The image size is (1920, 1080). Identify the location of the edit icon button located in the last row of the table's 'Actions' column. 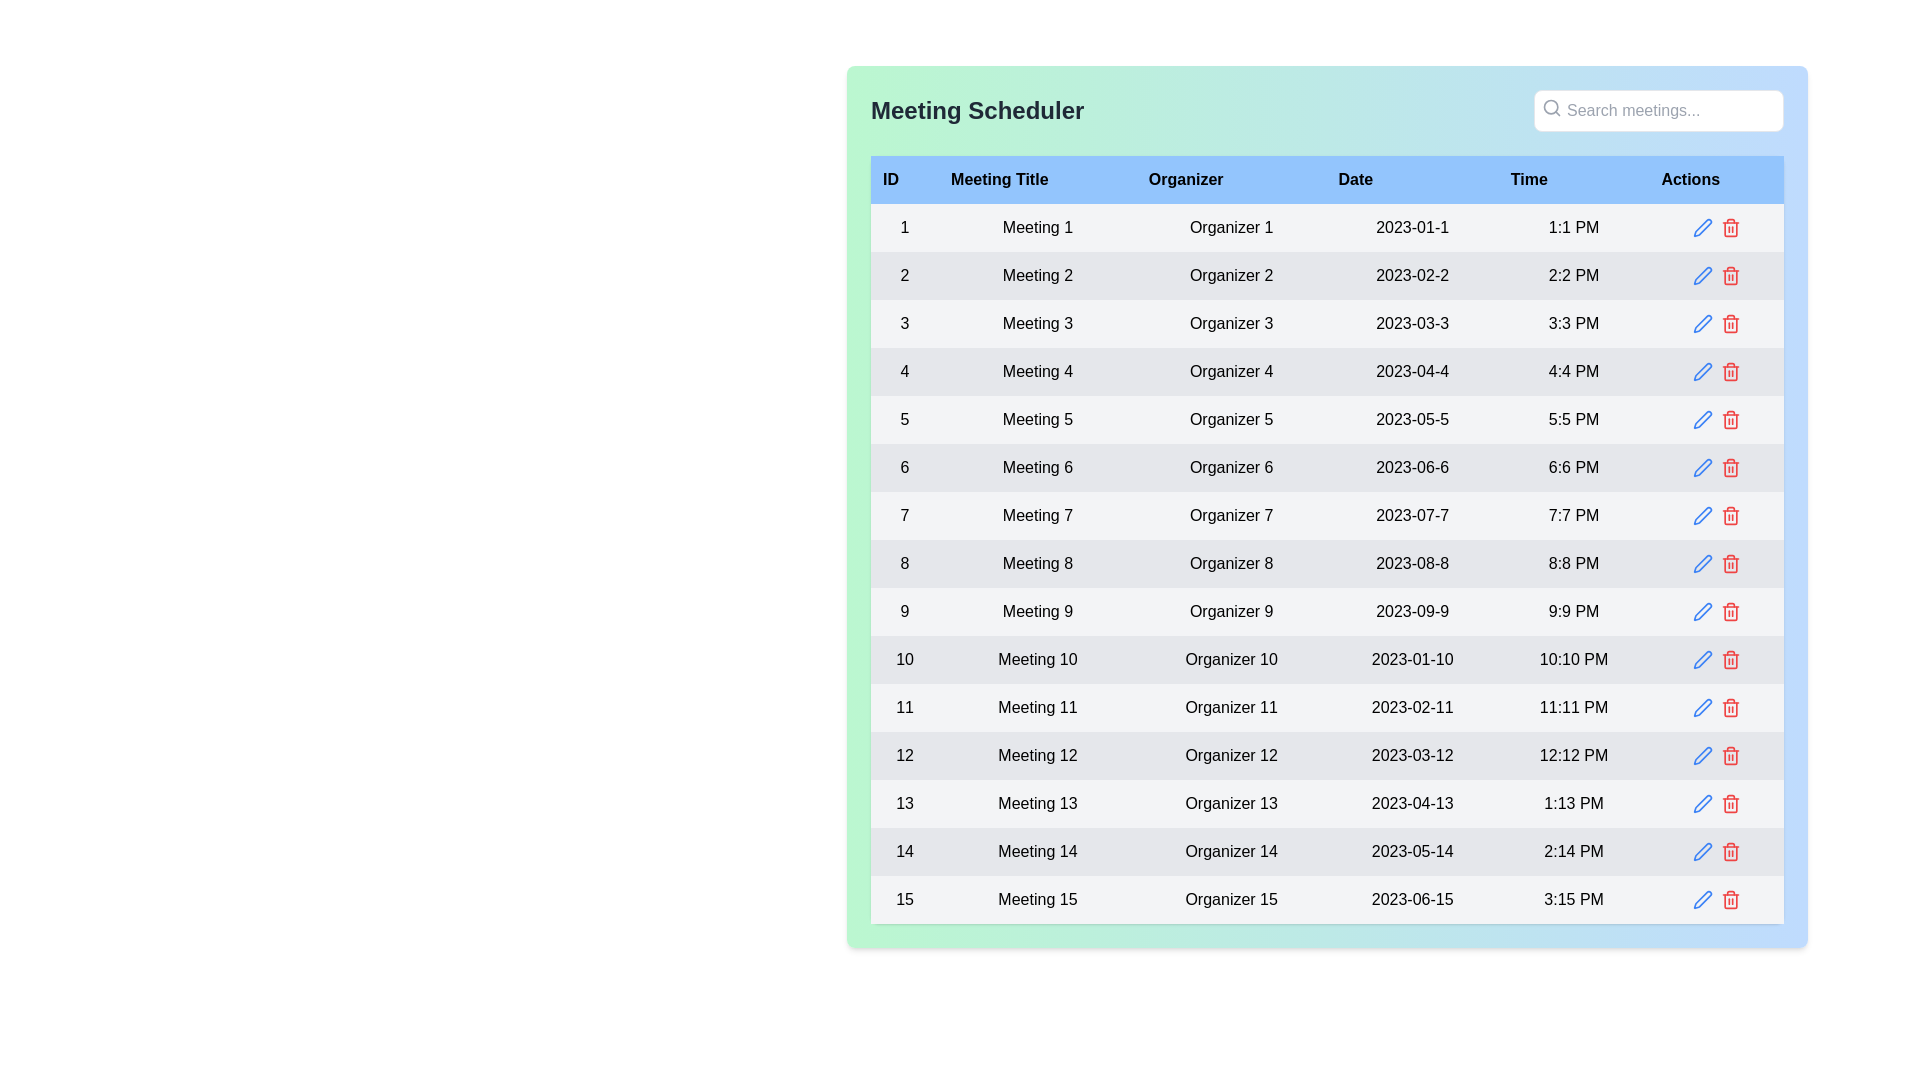
(1701, 898).